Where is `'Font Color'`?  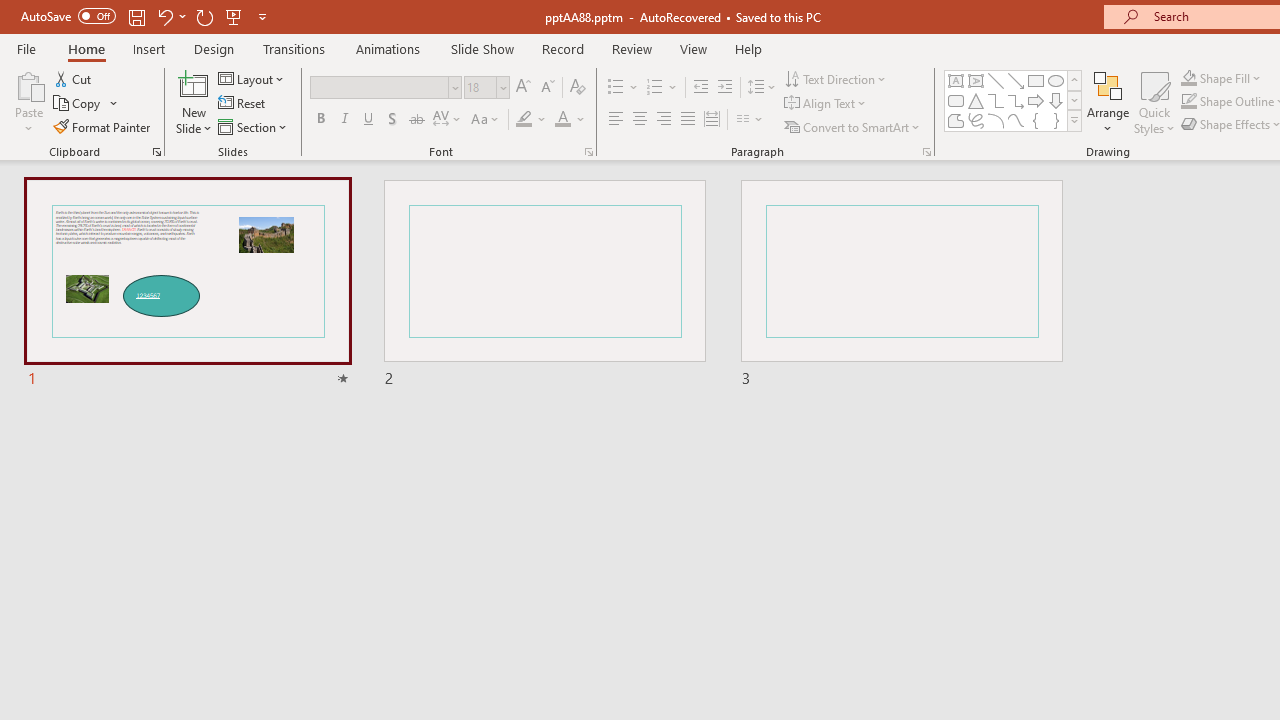 'Font Color' is located at coordinates (569, 119).